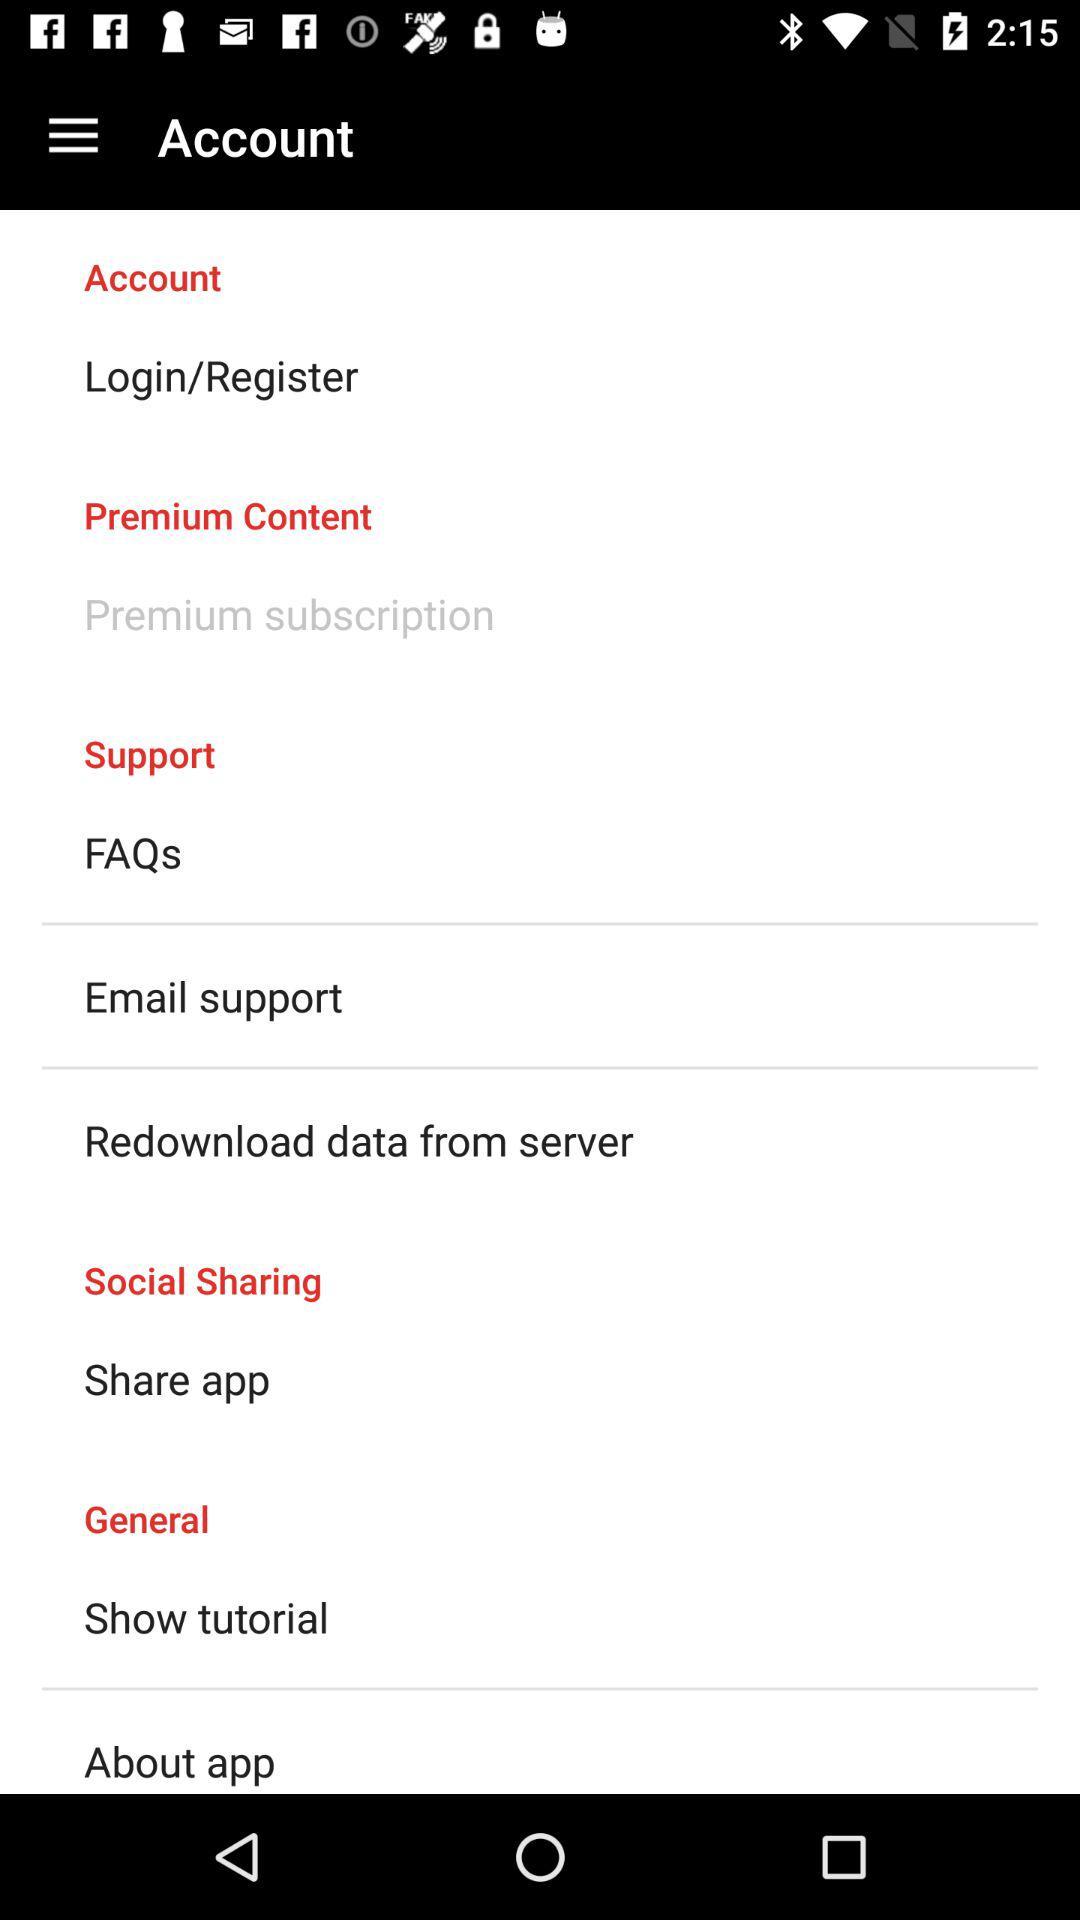 The height and width of the screenshot is (1920, 1080). I want to click on the general icon, so click(540, 1497).